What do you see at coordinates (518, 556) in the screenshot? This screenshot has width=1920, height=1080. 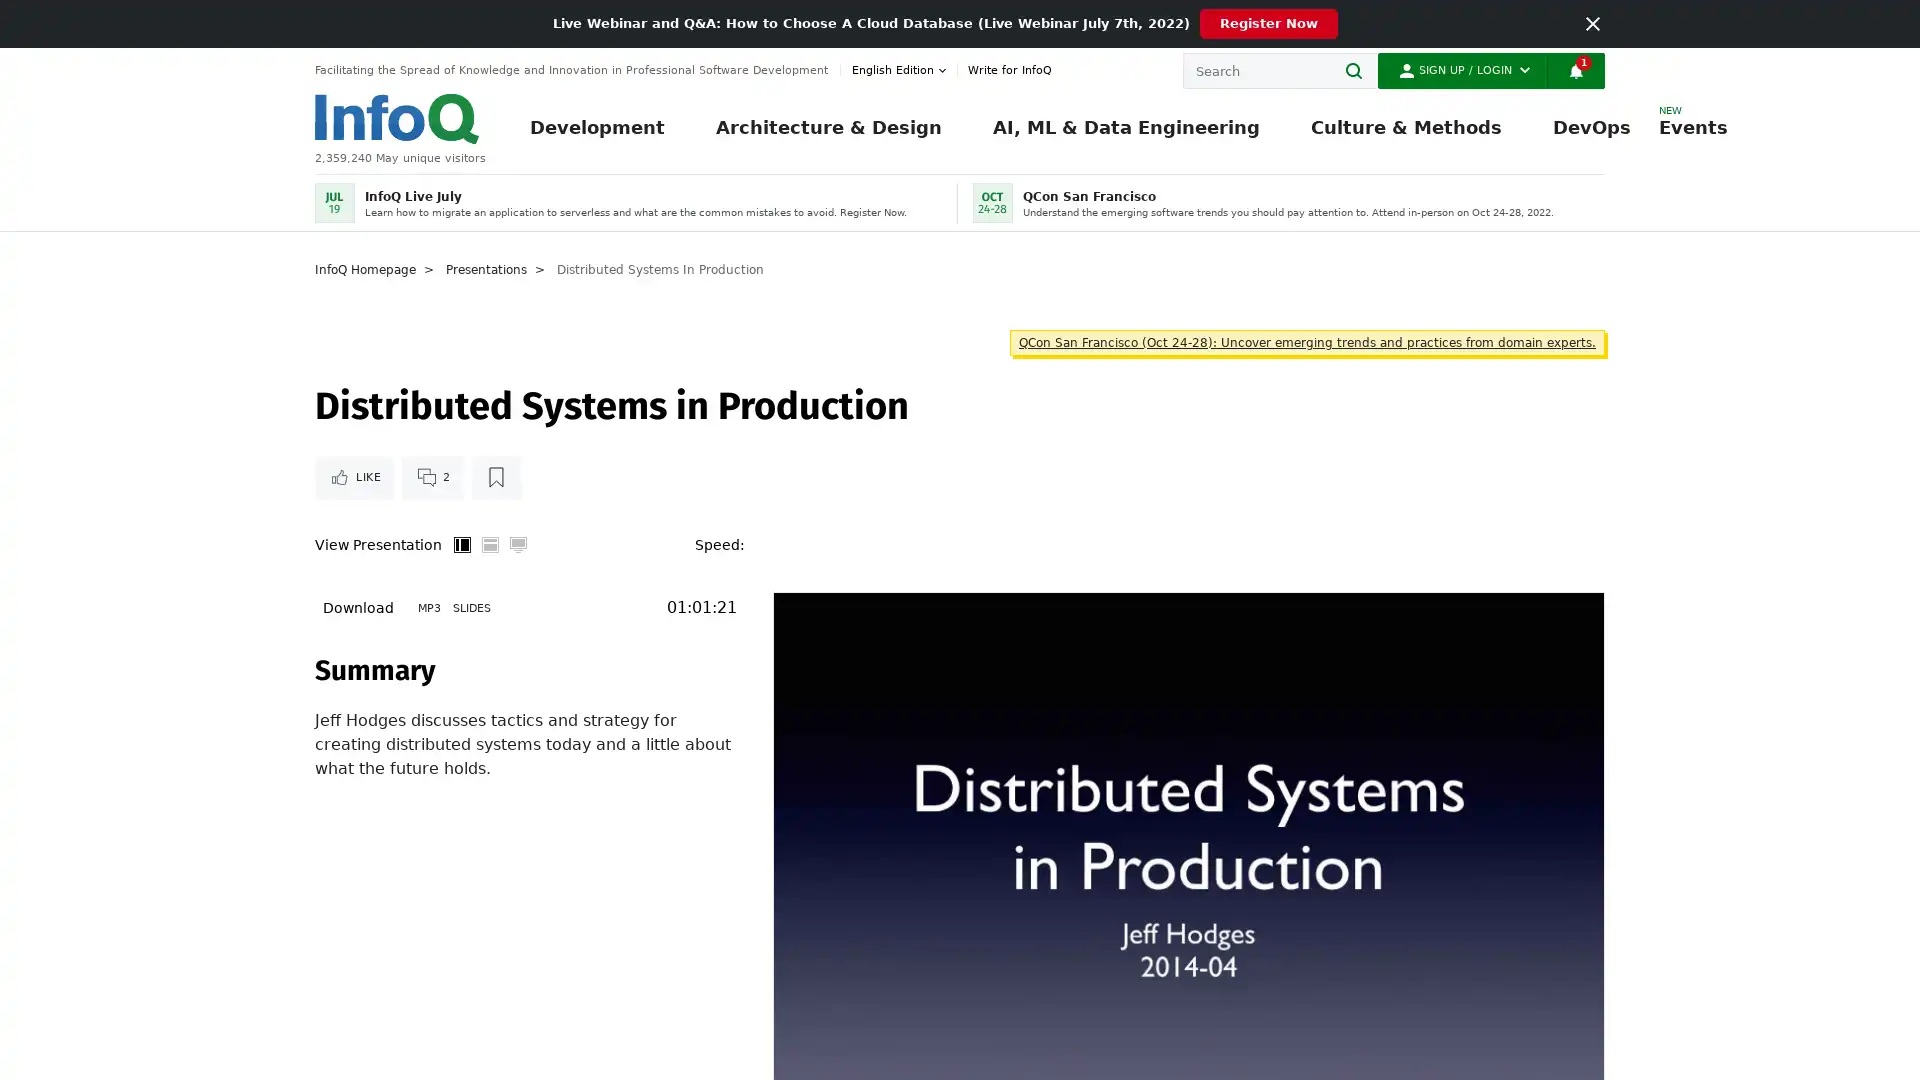 I see `Full` at bounding box center [518, 556].